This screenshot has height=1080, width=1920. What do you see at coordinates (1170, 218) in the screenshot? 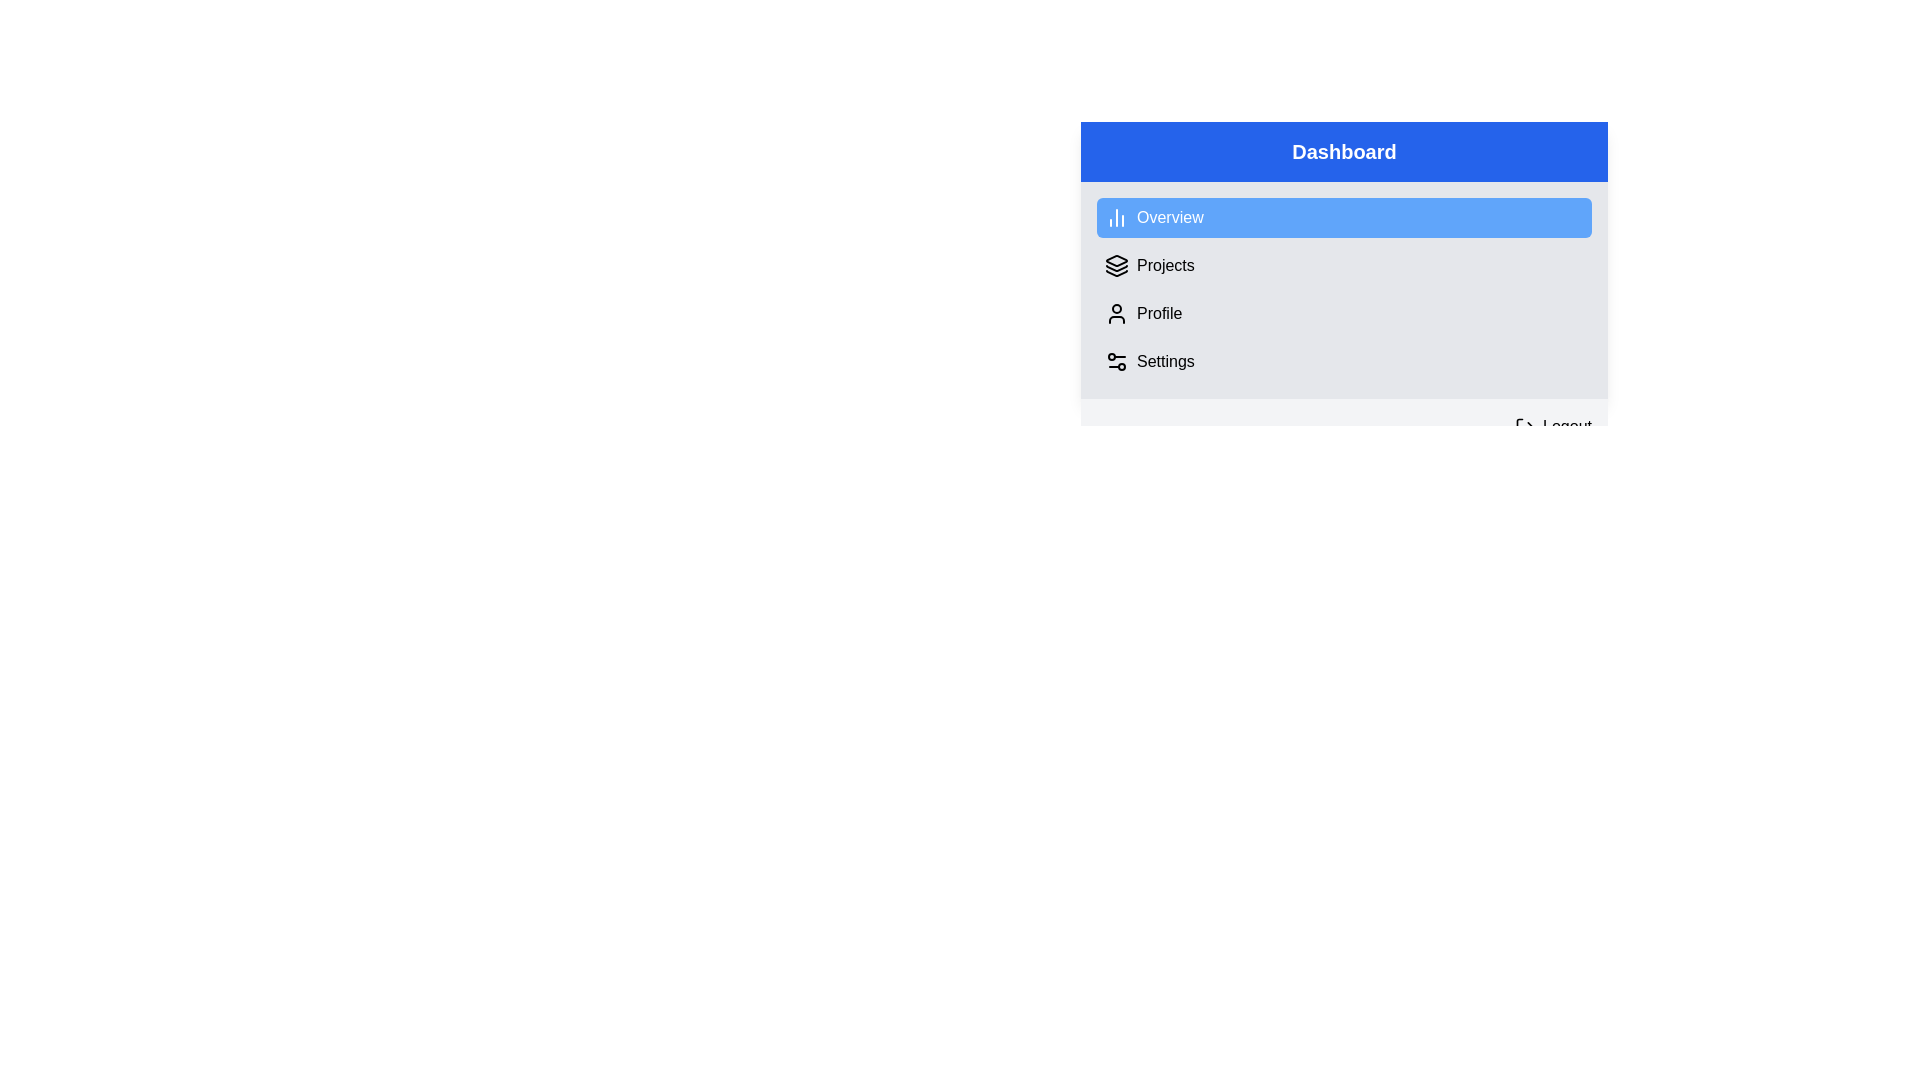
I see `the 'Overview' text label located at the top of the vertical menu list` at bounding box center [1170, 218].